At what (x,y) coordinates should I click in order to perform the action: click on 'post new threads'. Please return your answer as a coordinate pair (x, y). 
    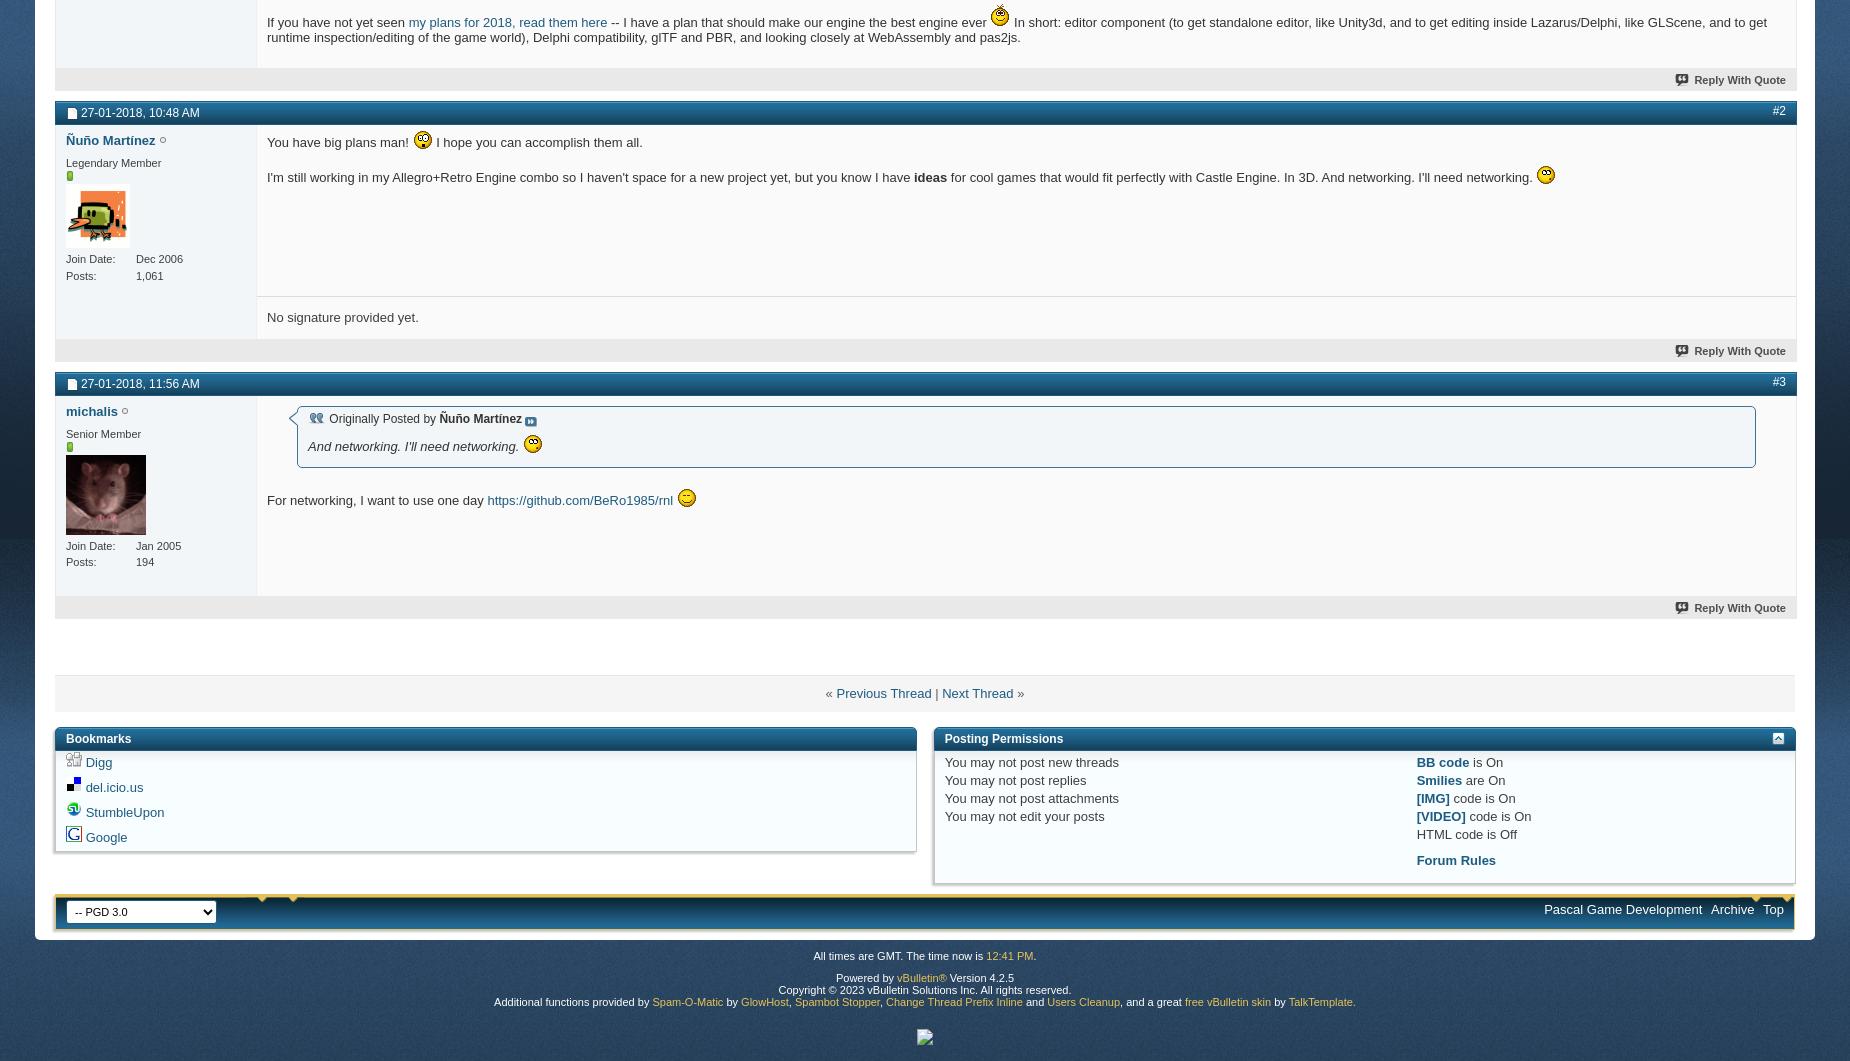
    Looking at the image, I should click on (1066, 761).